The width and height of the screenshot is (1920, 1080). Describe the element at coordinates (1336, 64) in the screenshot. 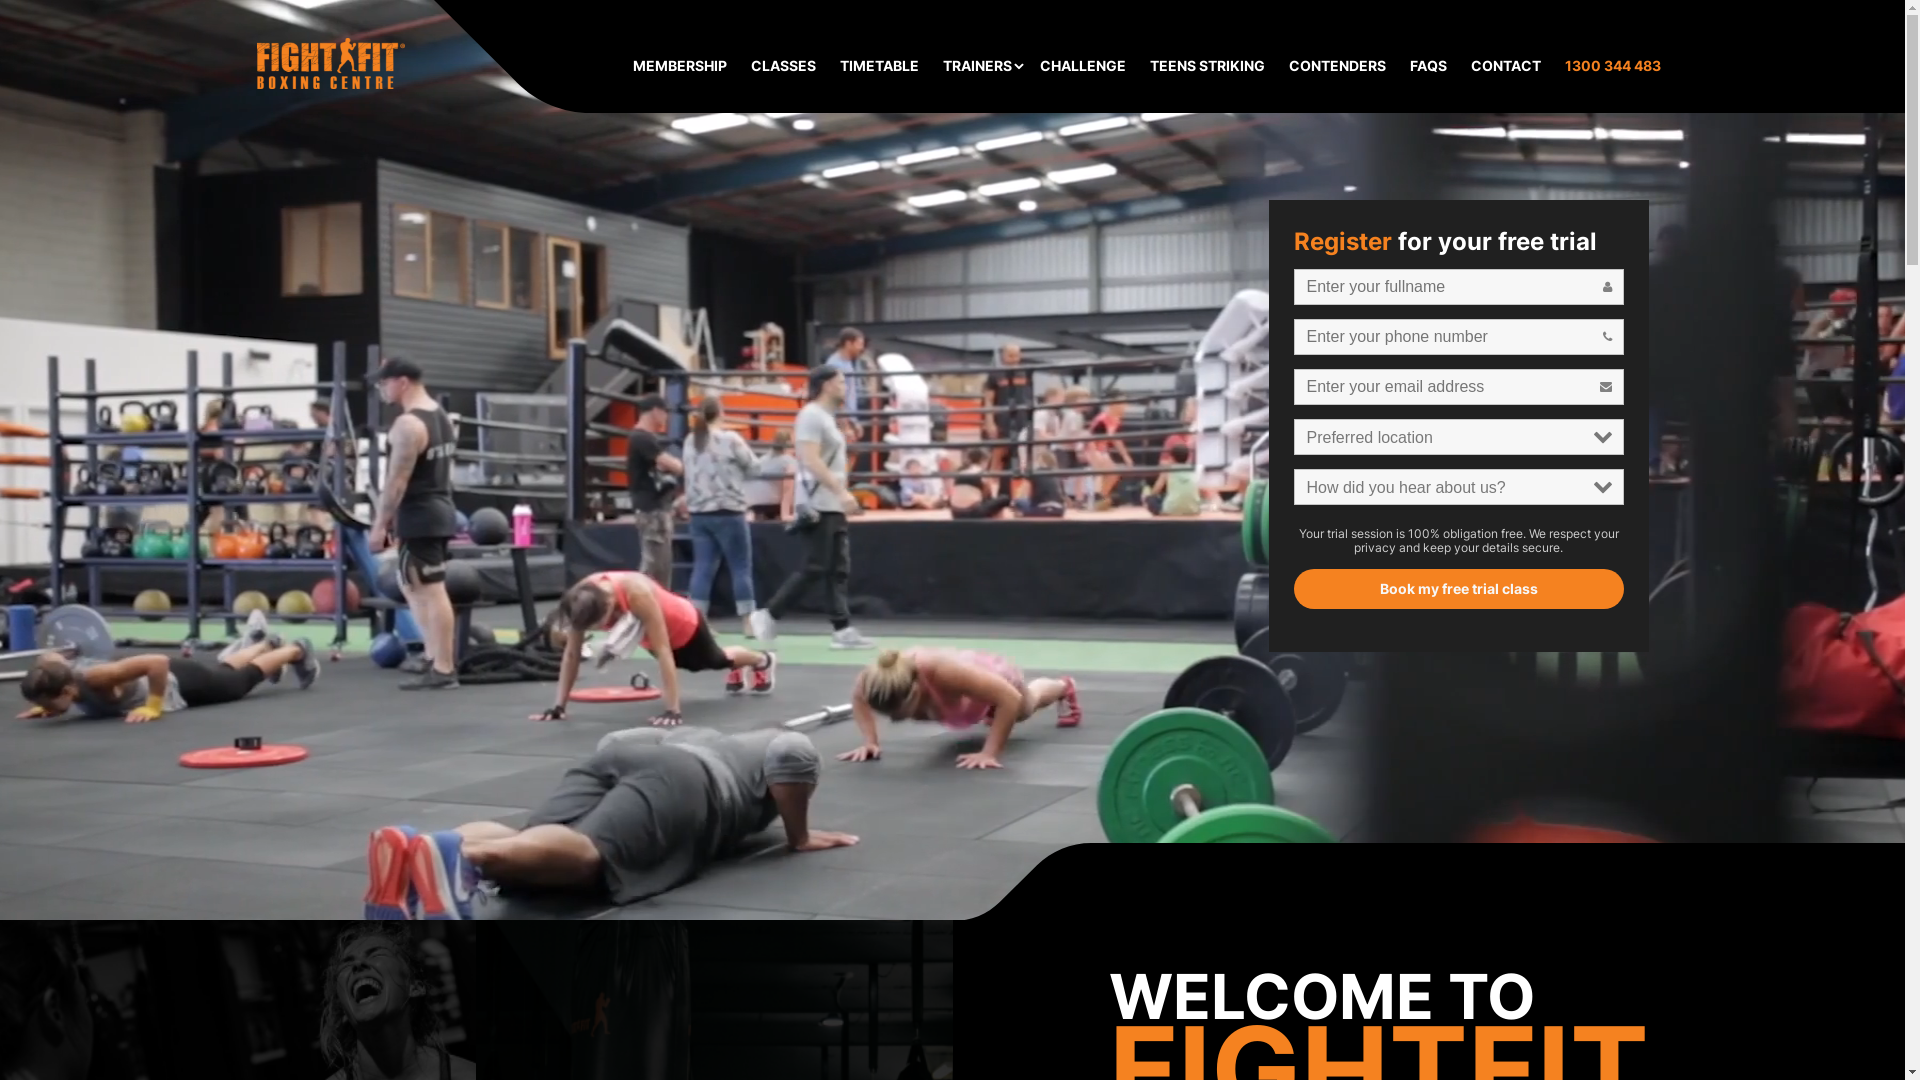

I see `'CONTENDERS'` at that location.